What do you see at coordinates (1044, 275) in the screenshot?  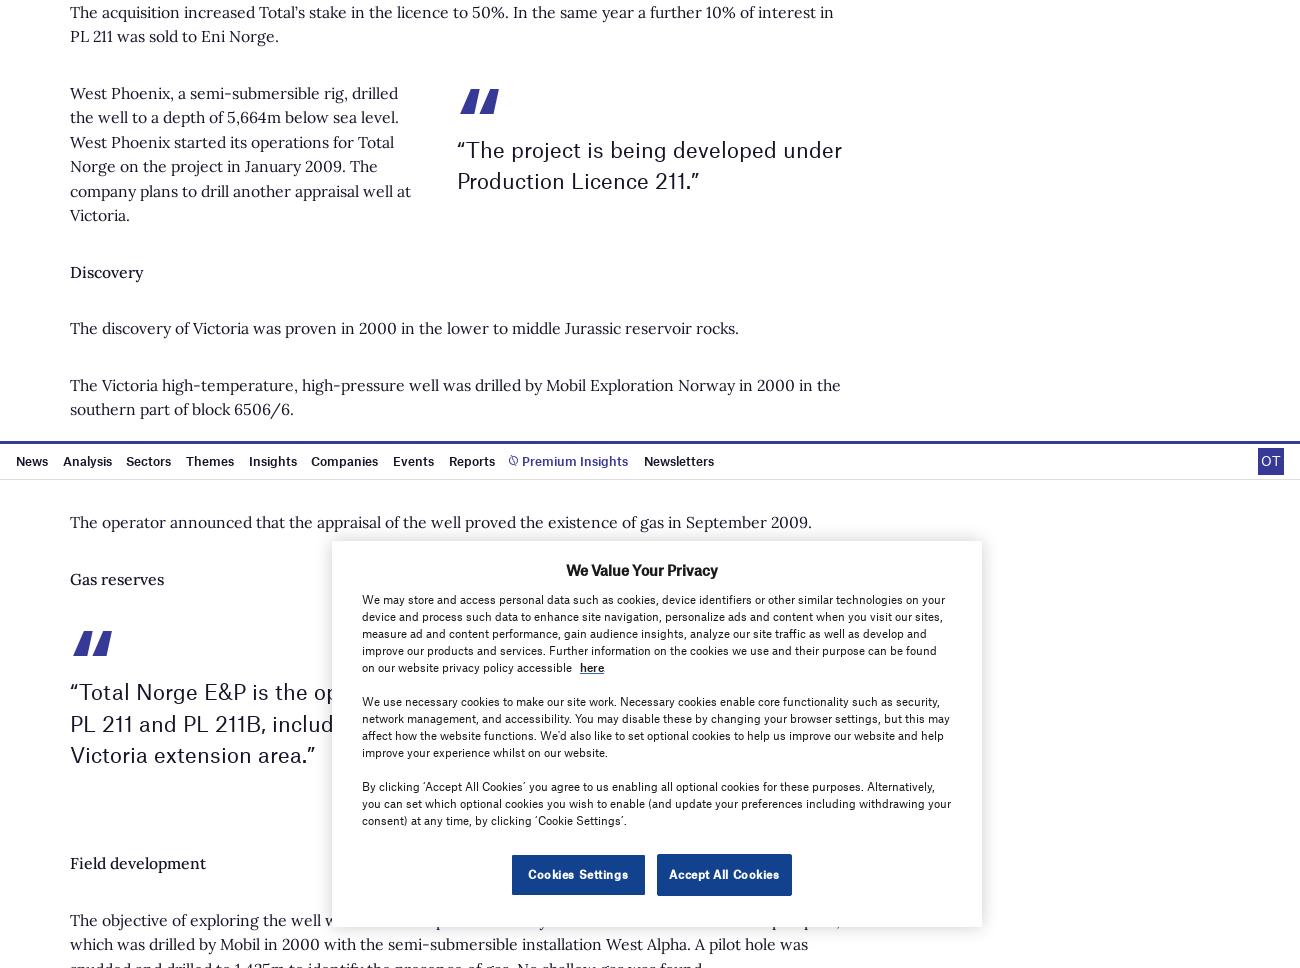 I see `'Sitemap'` at bounding box center [1044, 275].